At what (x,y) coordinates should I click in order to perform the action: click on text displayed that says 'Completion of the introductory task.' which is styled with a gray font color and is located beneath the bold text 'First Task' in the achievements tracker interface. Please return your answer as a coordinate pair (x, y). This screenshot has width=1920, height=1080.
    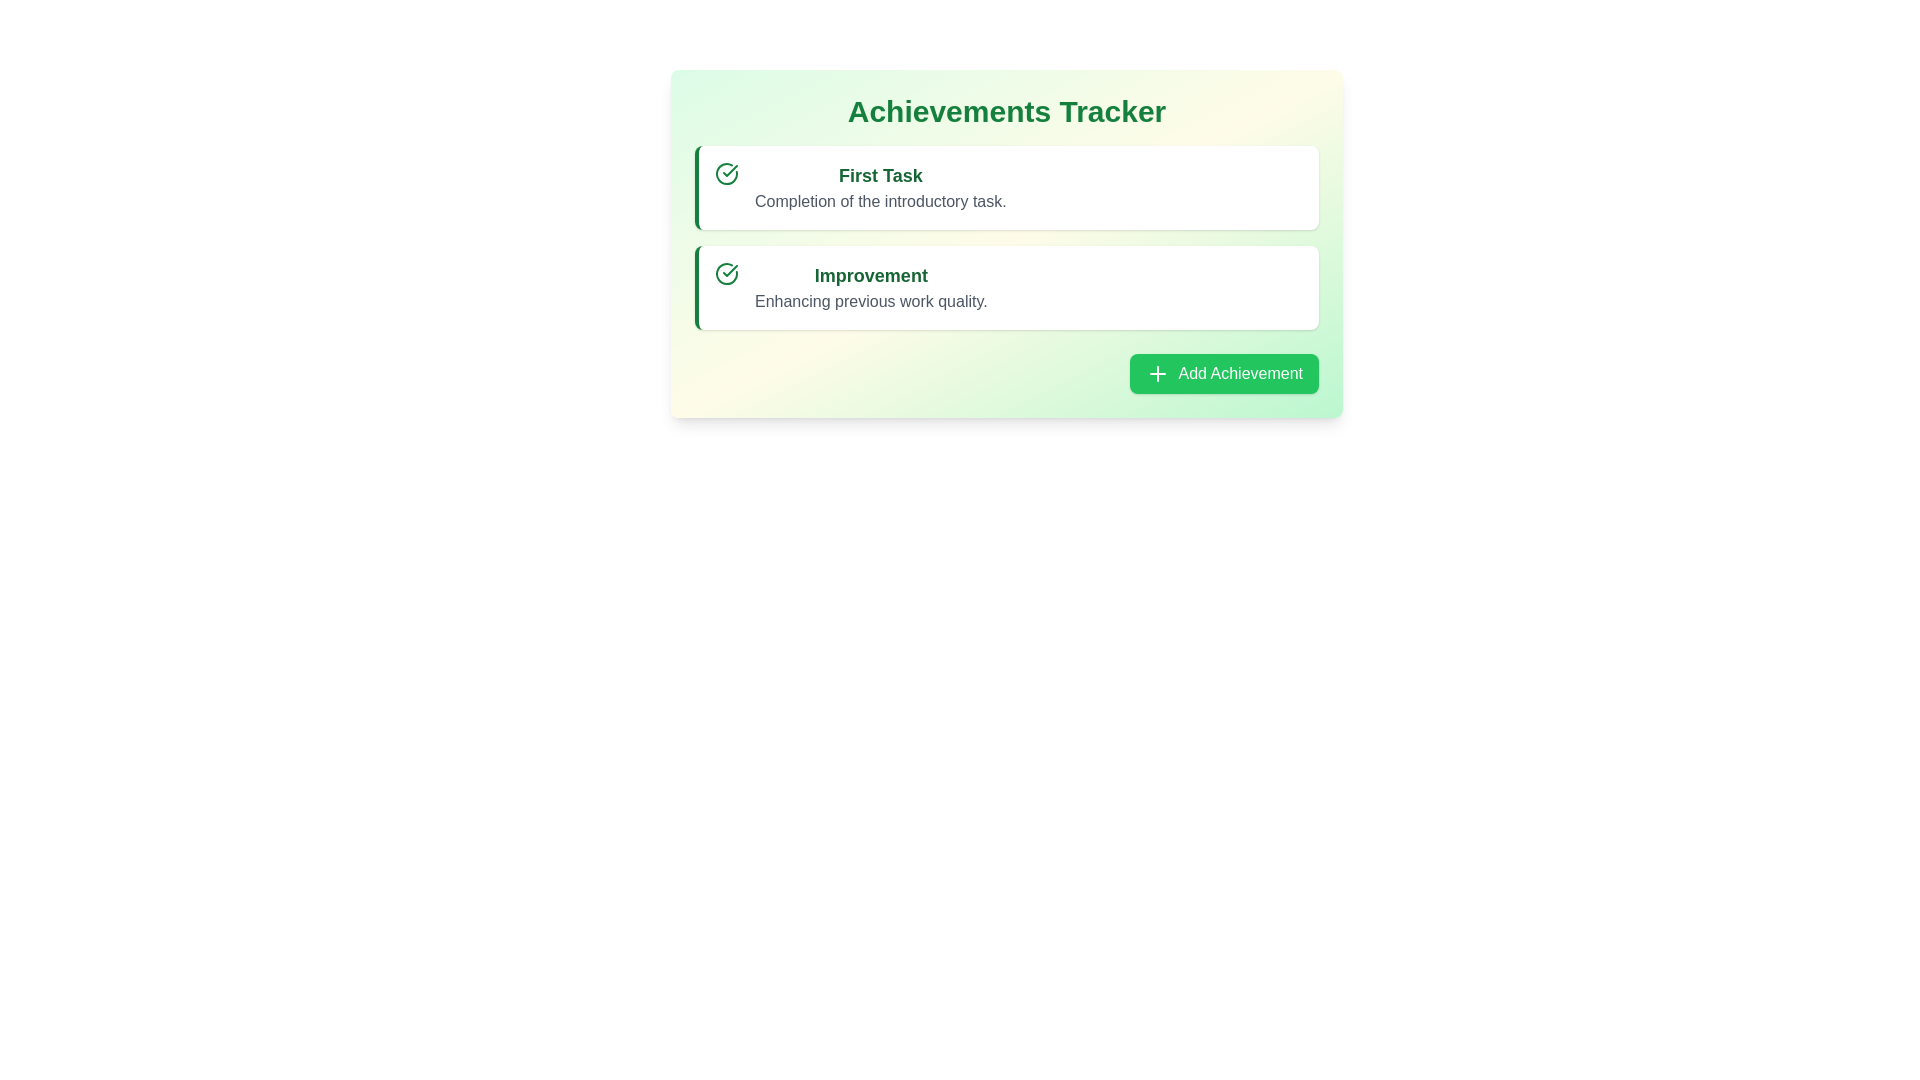
    Looking at the image, I should click on (880, 201).